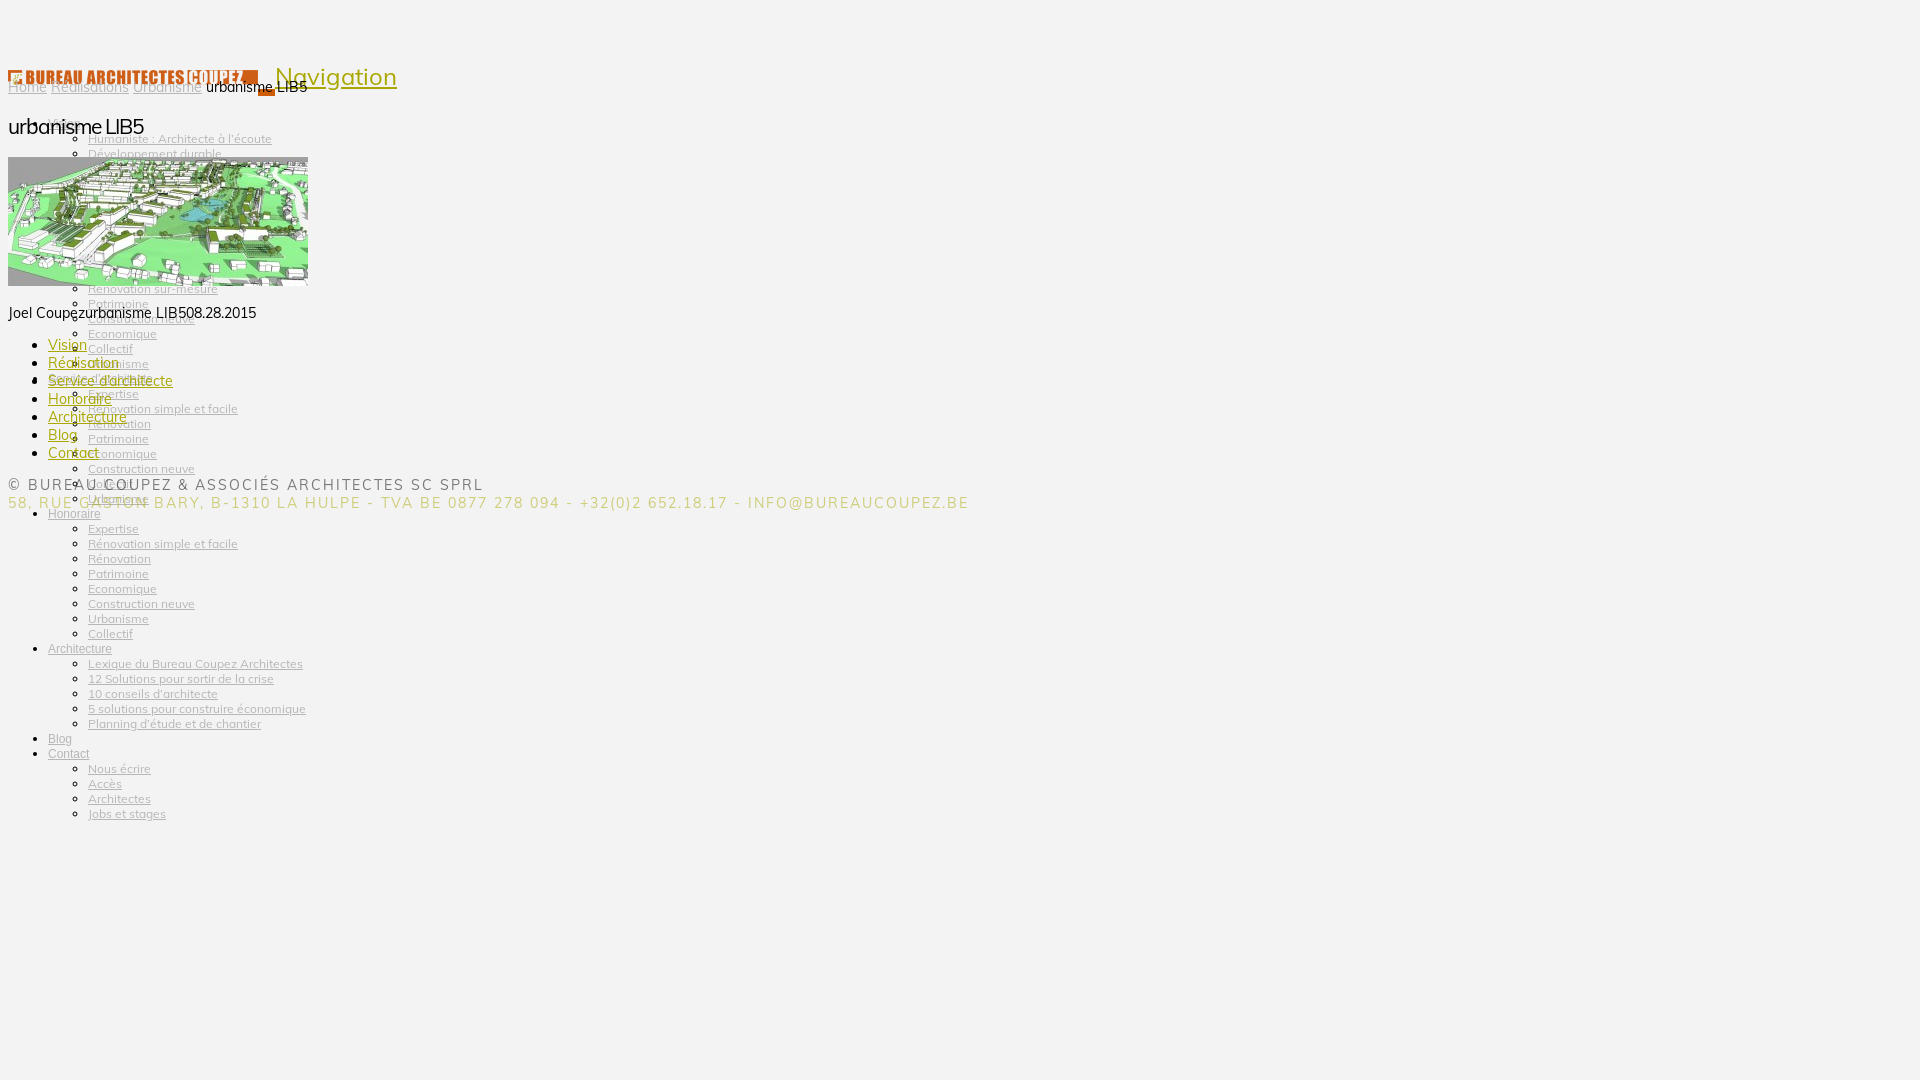  What do you see at coordinates (140, 468) in the screenshot?
I see `'Construction neuve'` at bounding box center [140, 468].